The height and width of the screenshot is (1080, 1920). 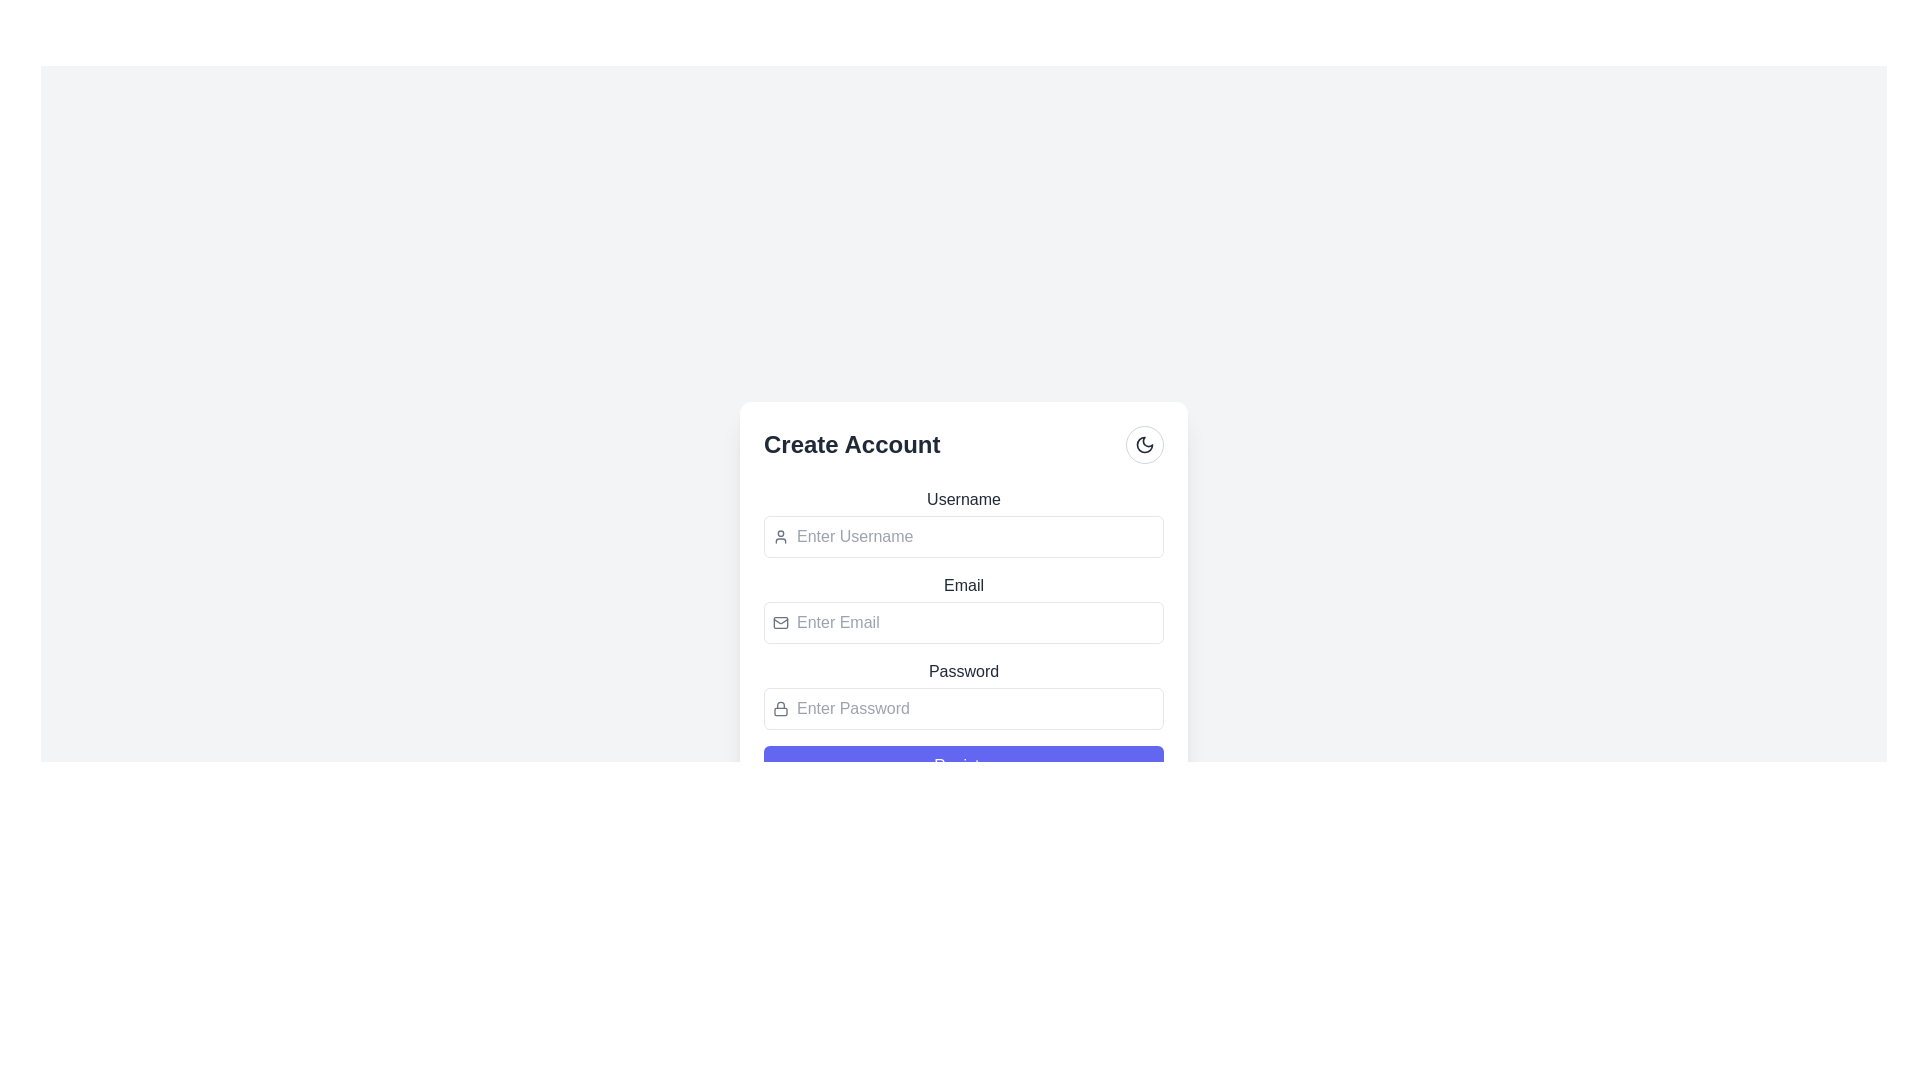 What do you see at coordinates (780, 622) in the screenshot?
I see `the Icon background element of the mail icon in the 'Create Account' section, positioned to the left of the 'Email' input box` at bounding box center [780, 622].